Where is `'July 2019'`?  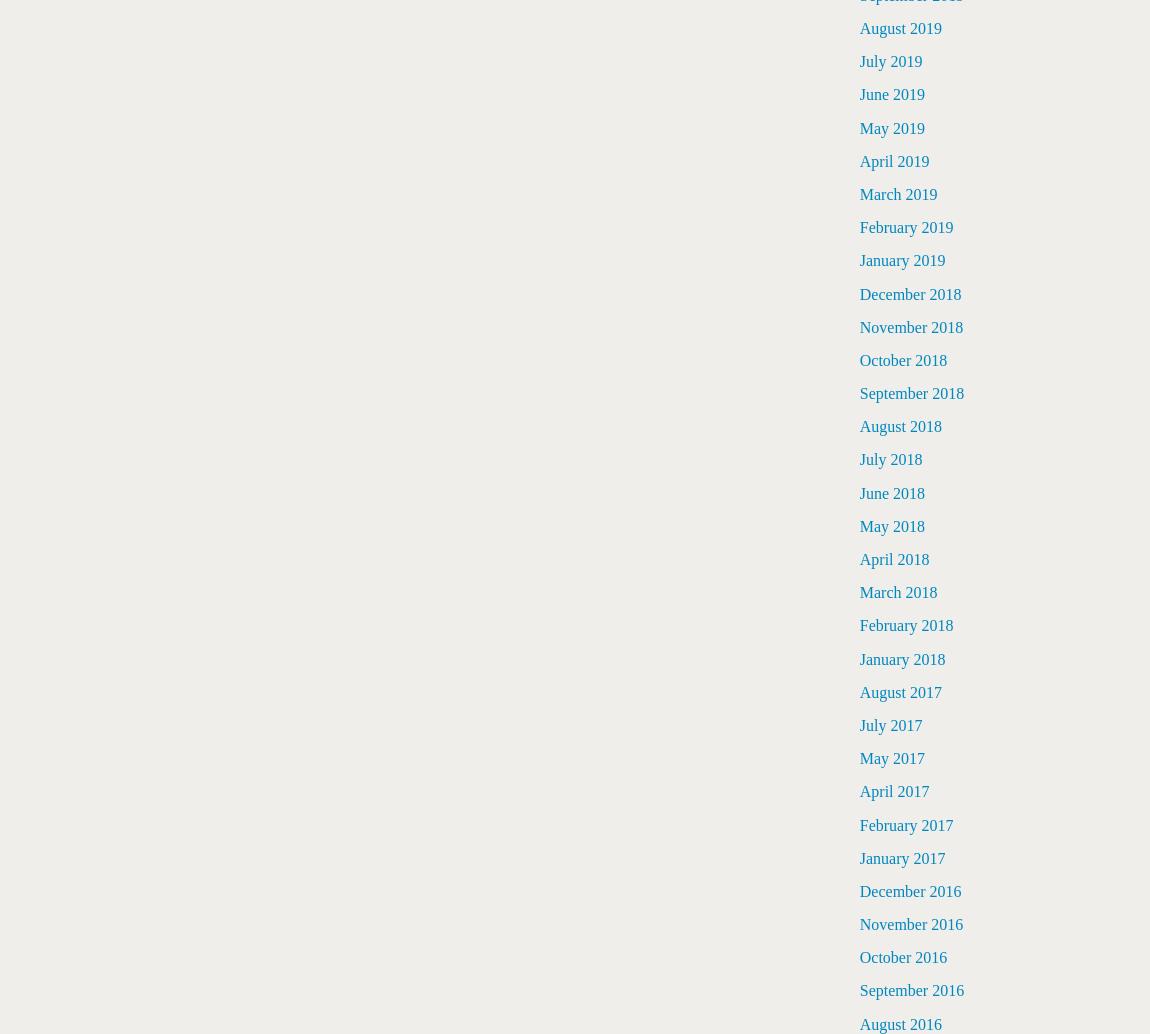 'July 2019' is located at coordinates (858, 61).